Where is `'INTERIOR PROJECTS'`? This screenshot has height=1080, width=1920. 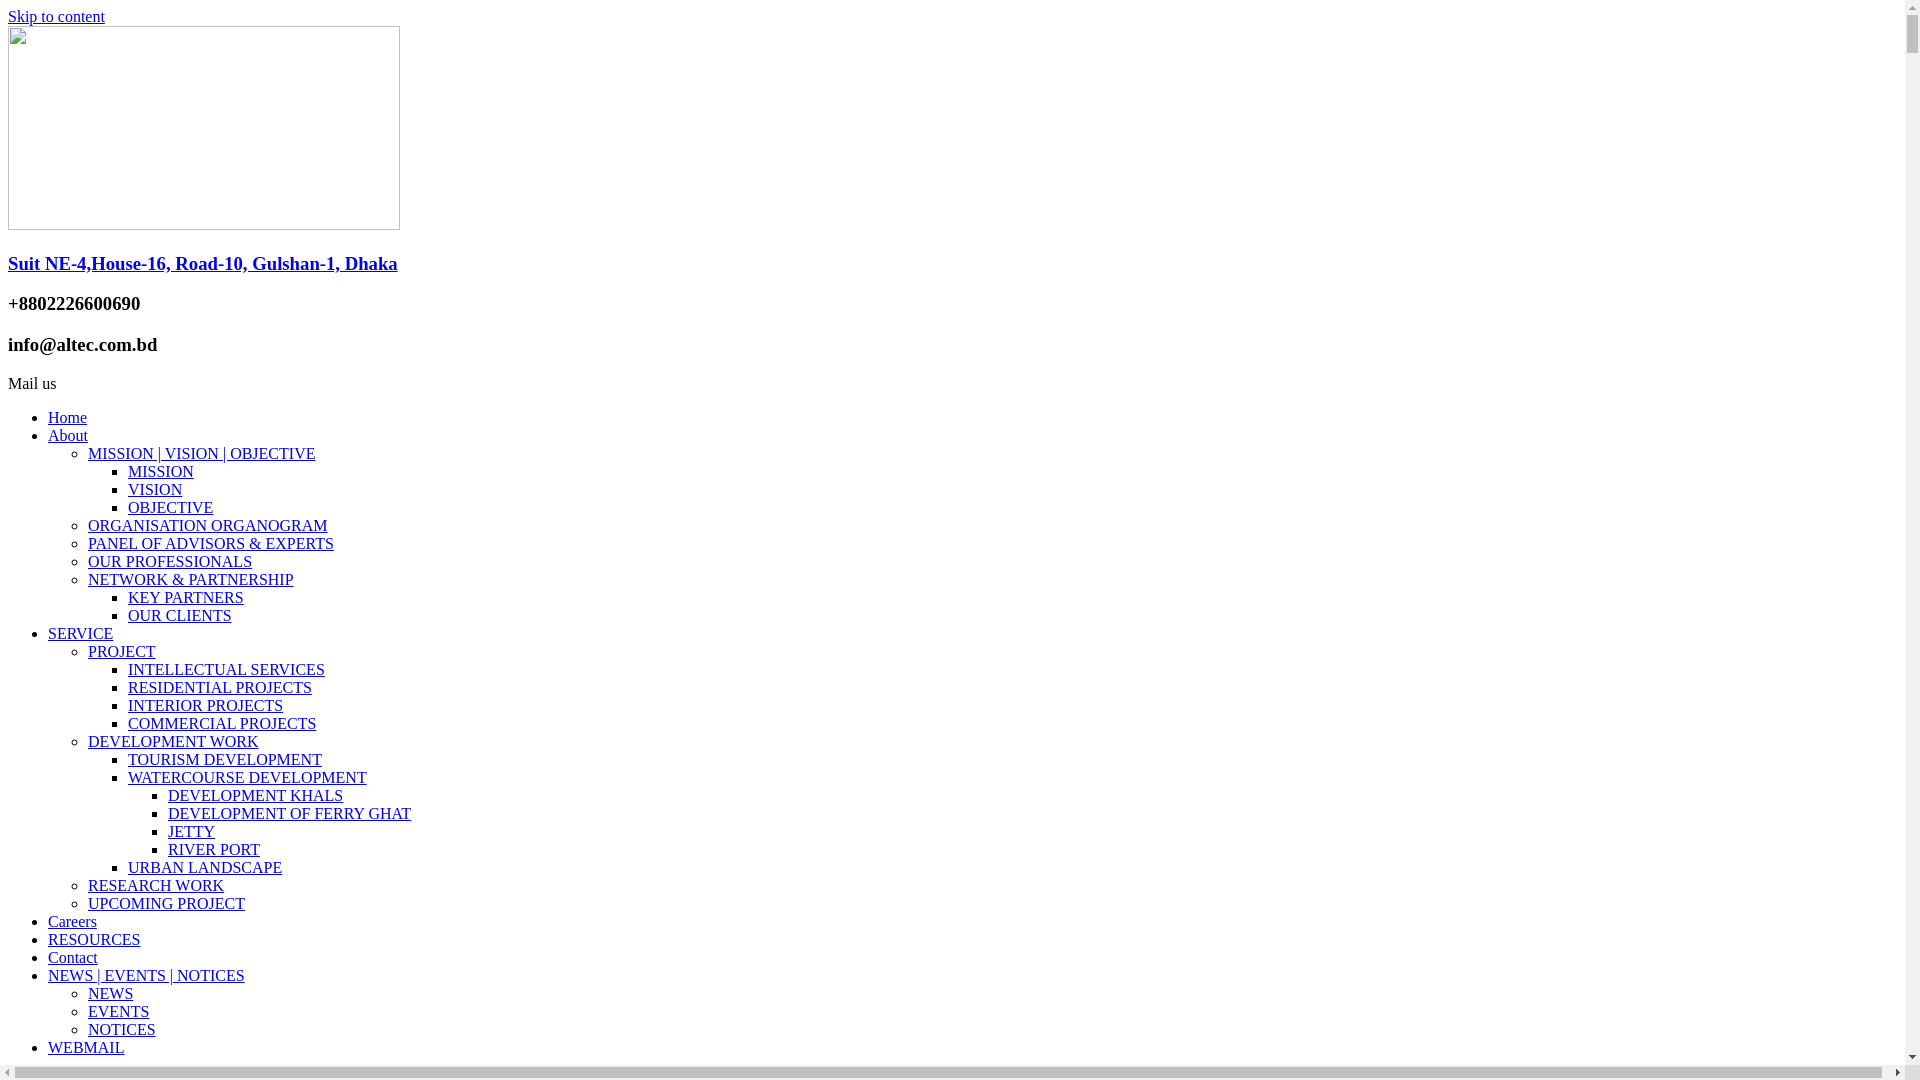
'INTERIOR PROJECTS' is located at coordinates (205, 704).